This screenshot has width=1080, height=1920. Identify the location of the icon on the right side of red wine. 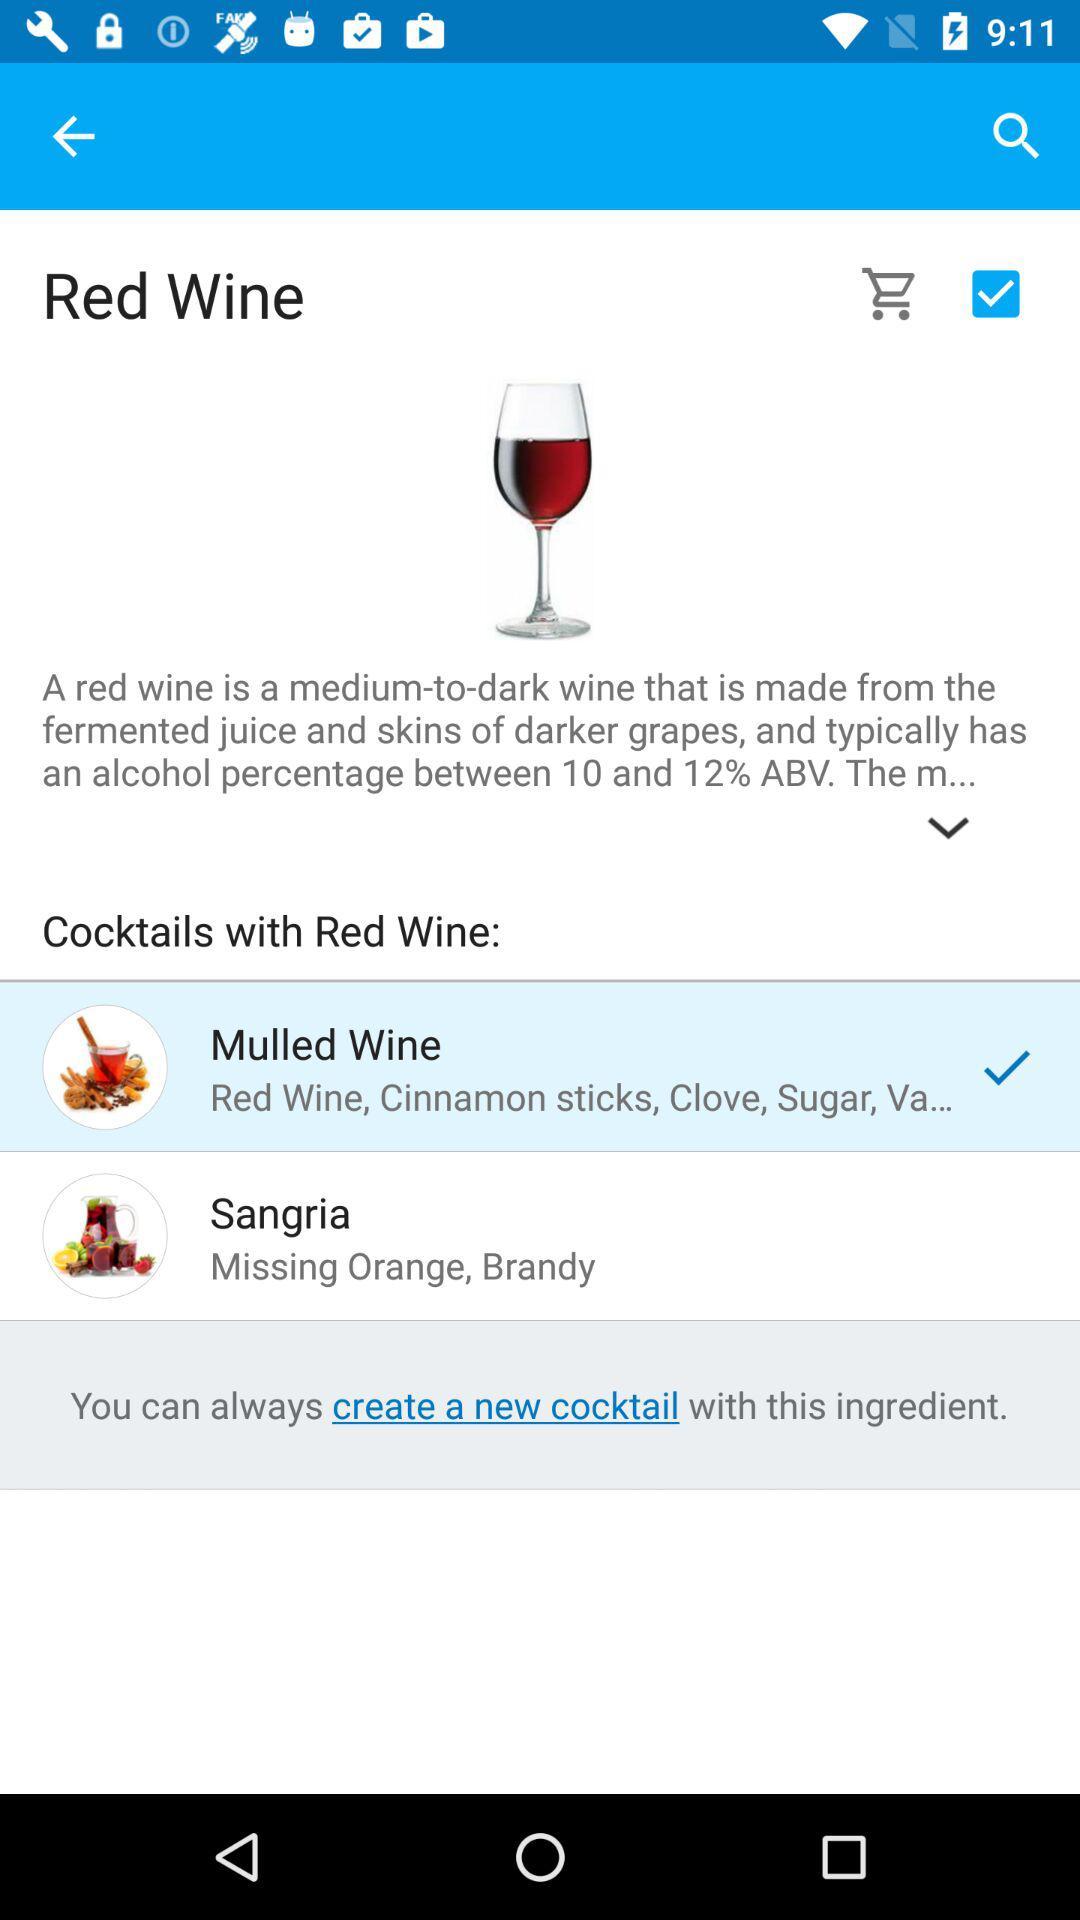
(901, 292).